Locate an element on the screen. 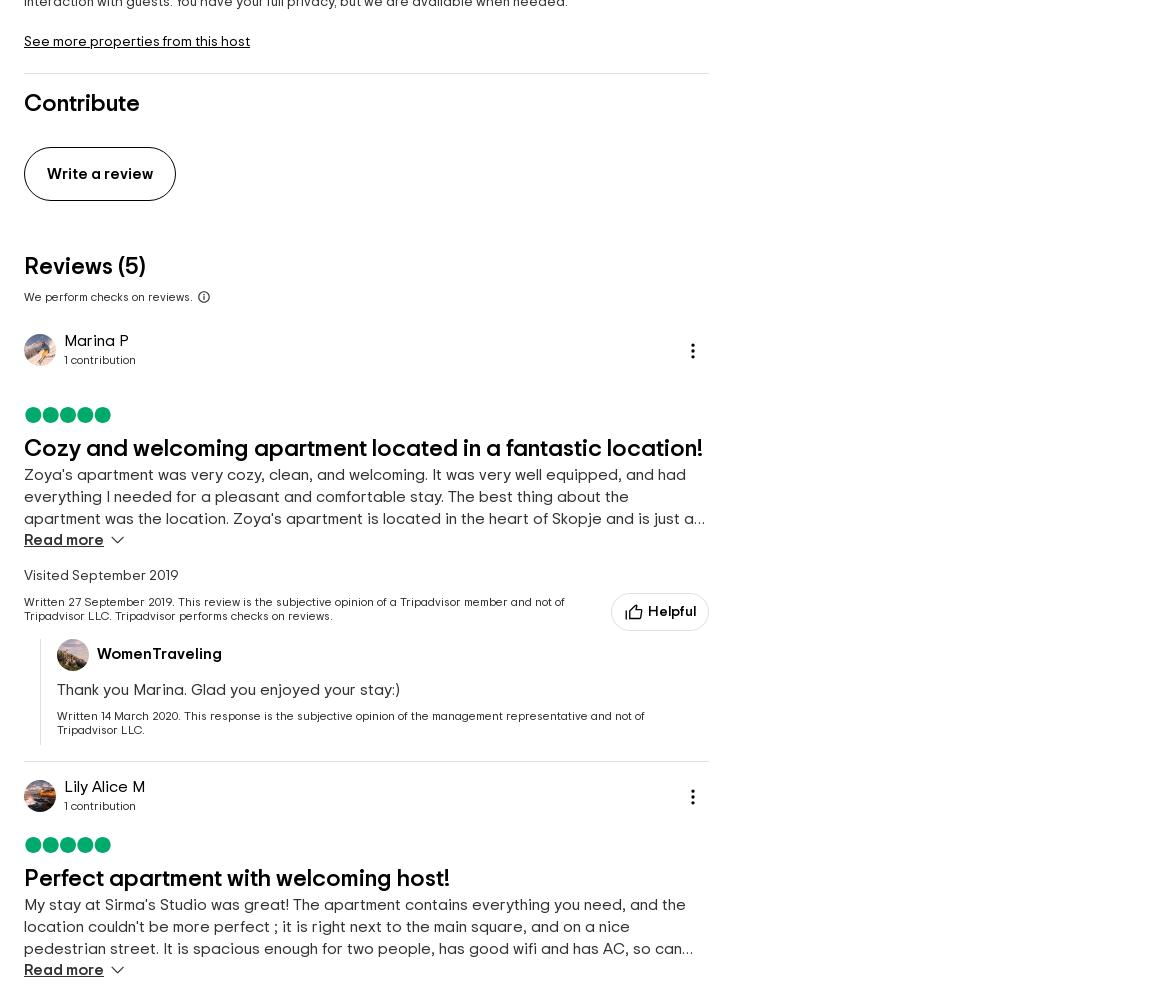 The image size is (1150, 989). 'This response is the subjective opinion of the management representative and not of Tripadvisor LLC.' is located at coordinates (350, 722).